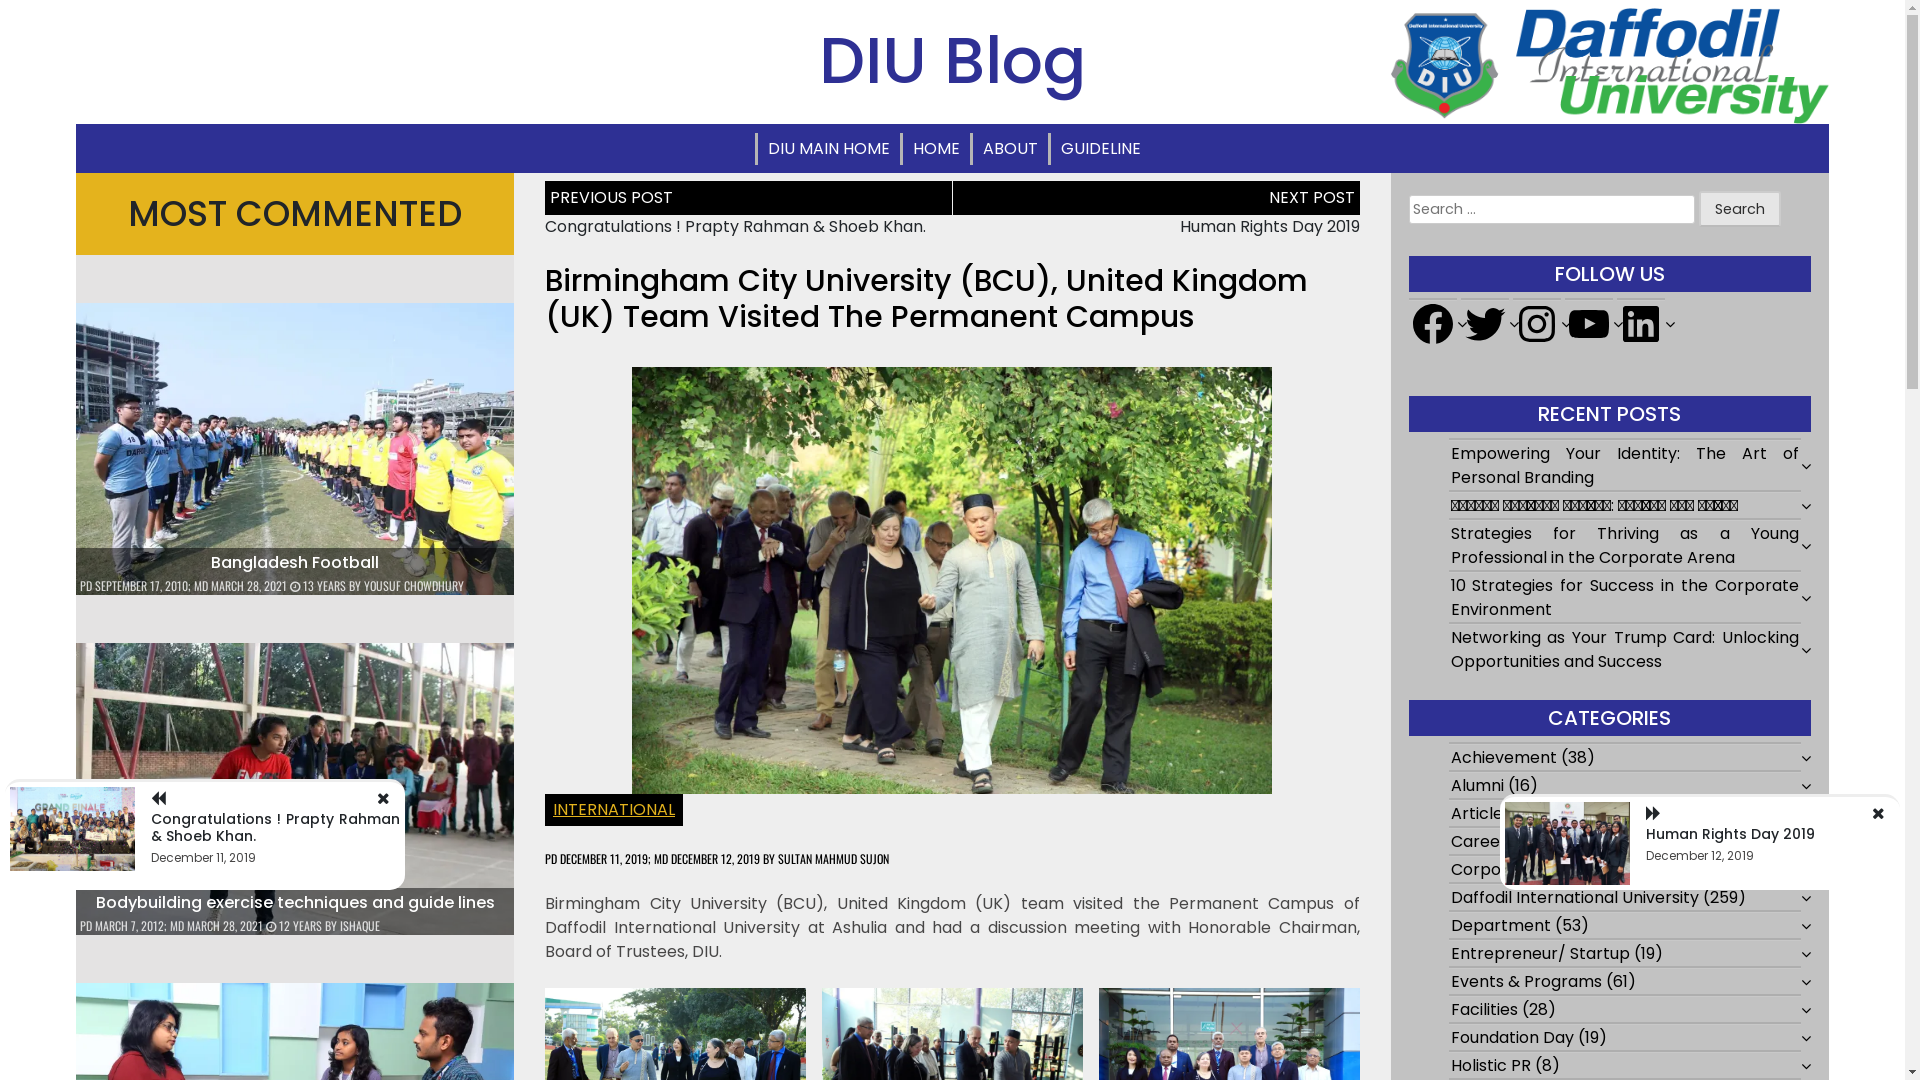 This screenshot has width=1920, height=1080. What do you see at coordinates (1484, 323) in the screenshot?
I see `'Twitter'` at bounding box center [1484, 323].